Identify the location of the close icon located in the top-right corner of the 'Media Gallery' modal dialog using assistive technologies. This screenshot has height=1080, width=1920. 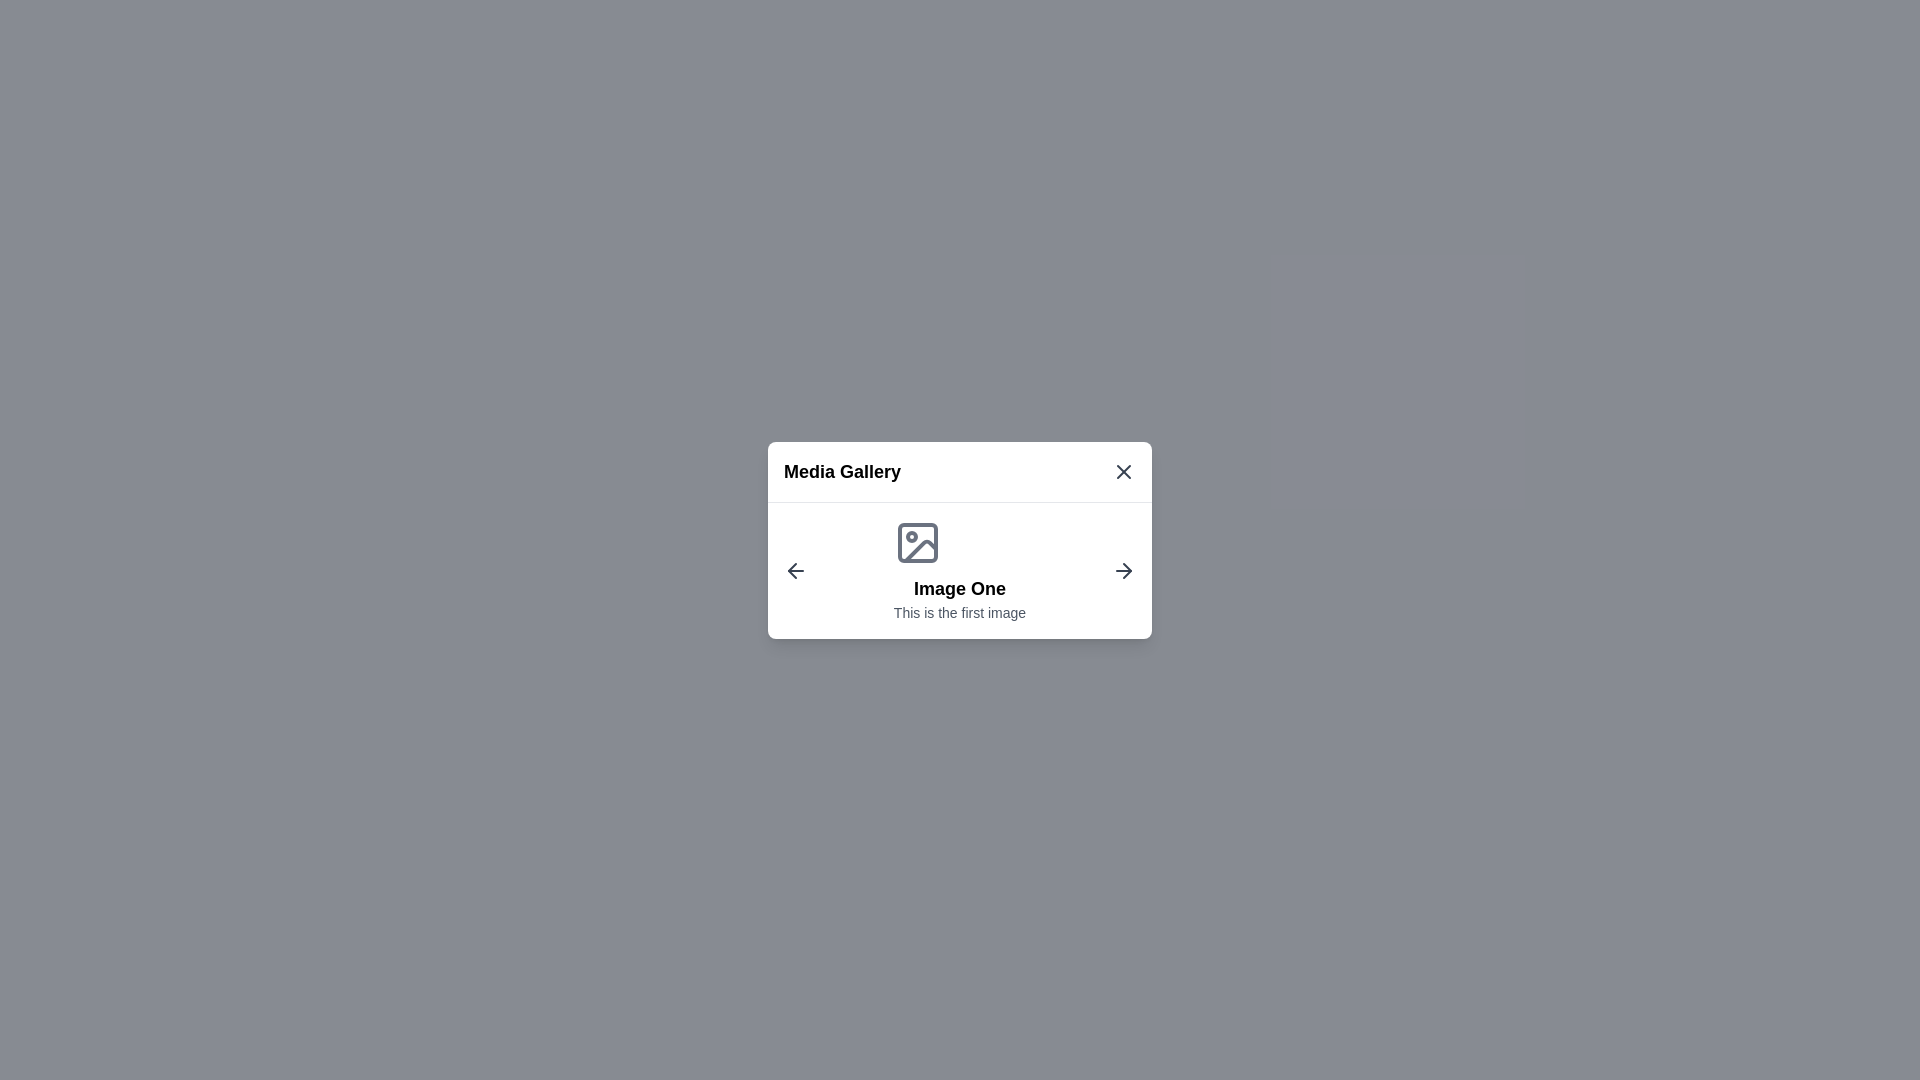
(1123, 471).